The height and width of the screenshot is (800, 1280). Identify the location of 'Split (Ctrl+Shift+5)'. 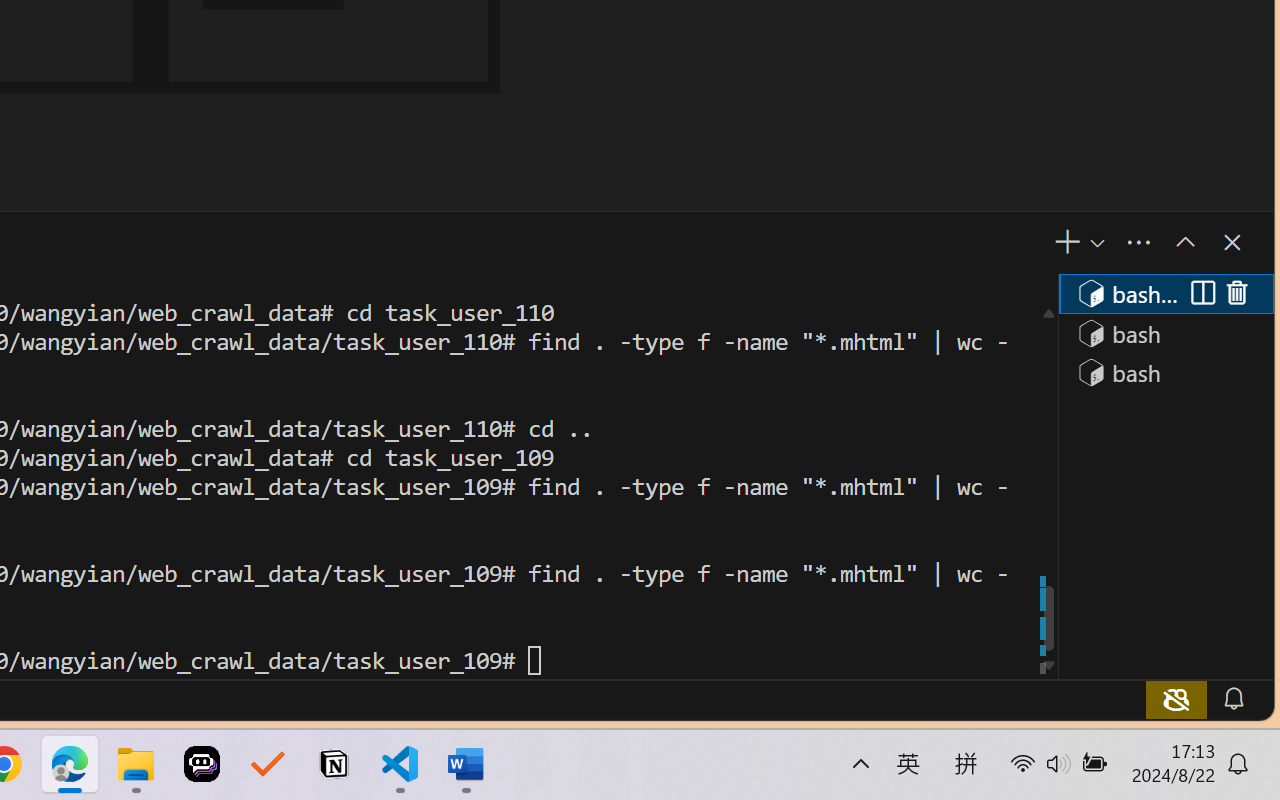
(1200, 293).